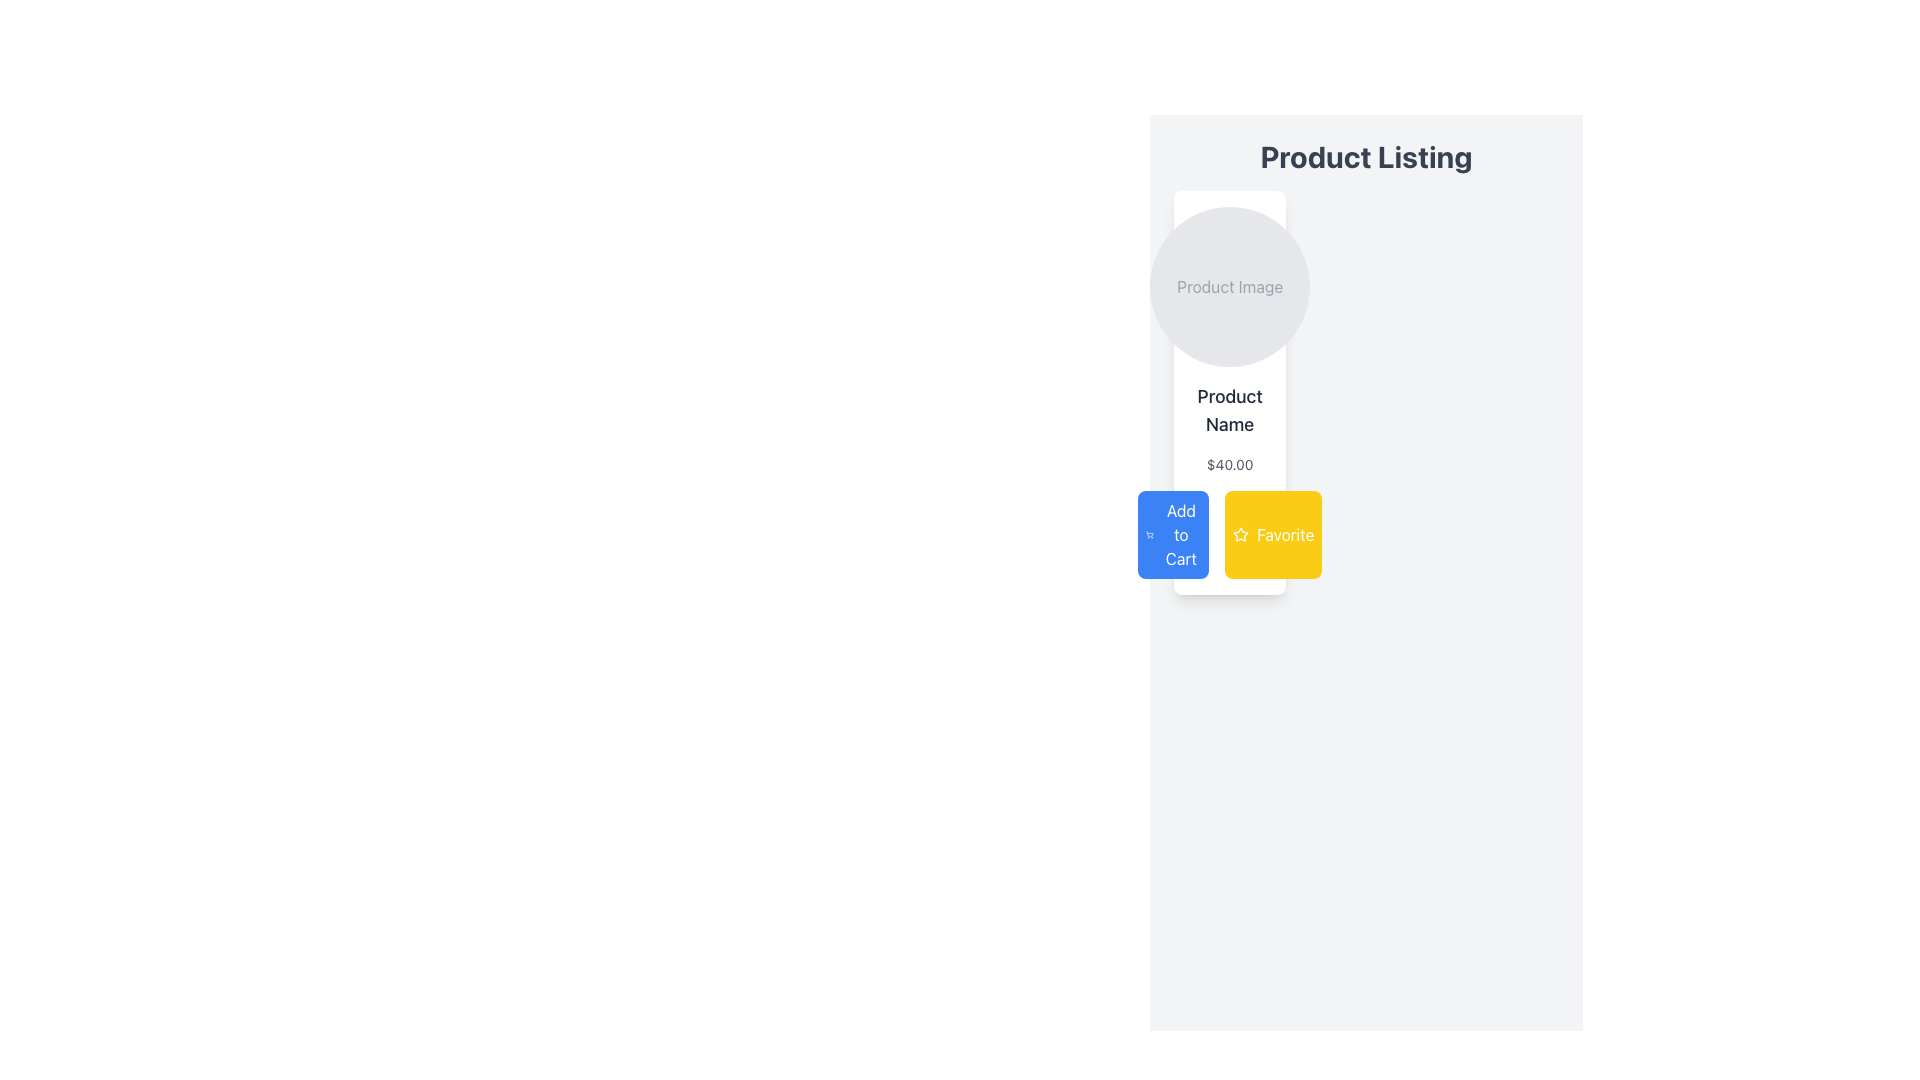 This screenshot has width=1920, height=1080. Describe the element at coordinates (1173, 534) in the screenshot. I see `the blue 'Add to Cart' button with white text and a shopping cart icon` at that location.